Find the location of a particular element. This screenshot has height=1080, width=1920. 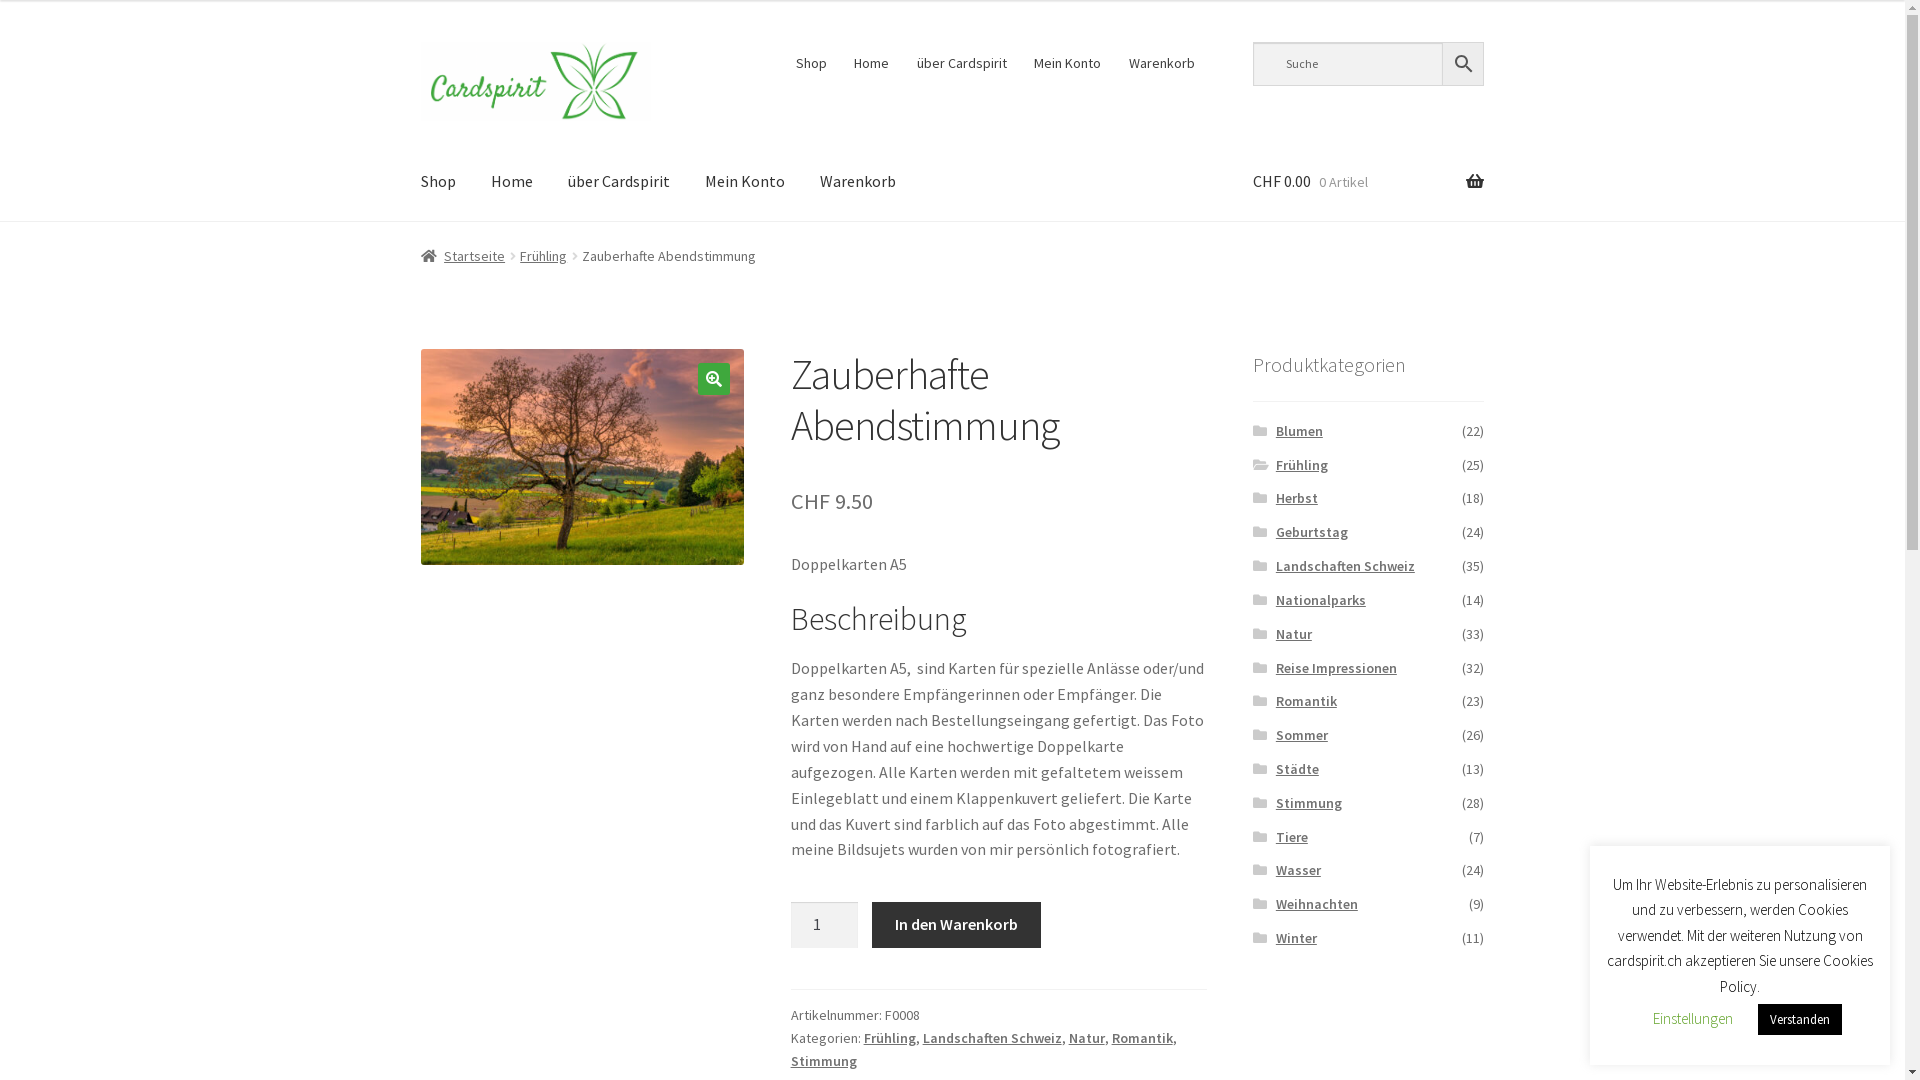

'Weihnachten' is located at coordinates (1316, 903).